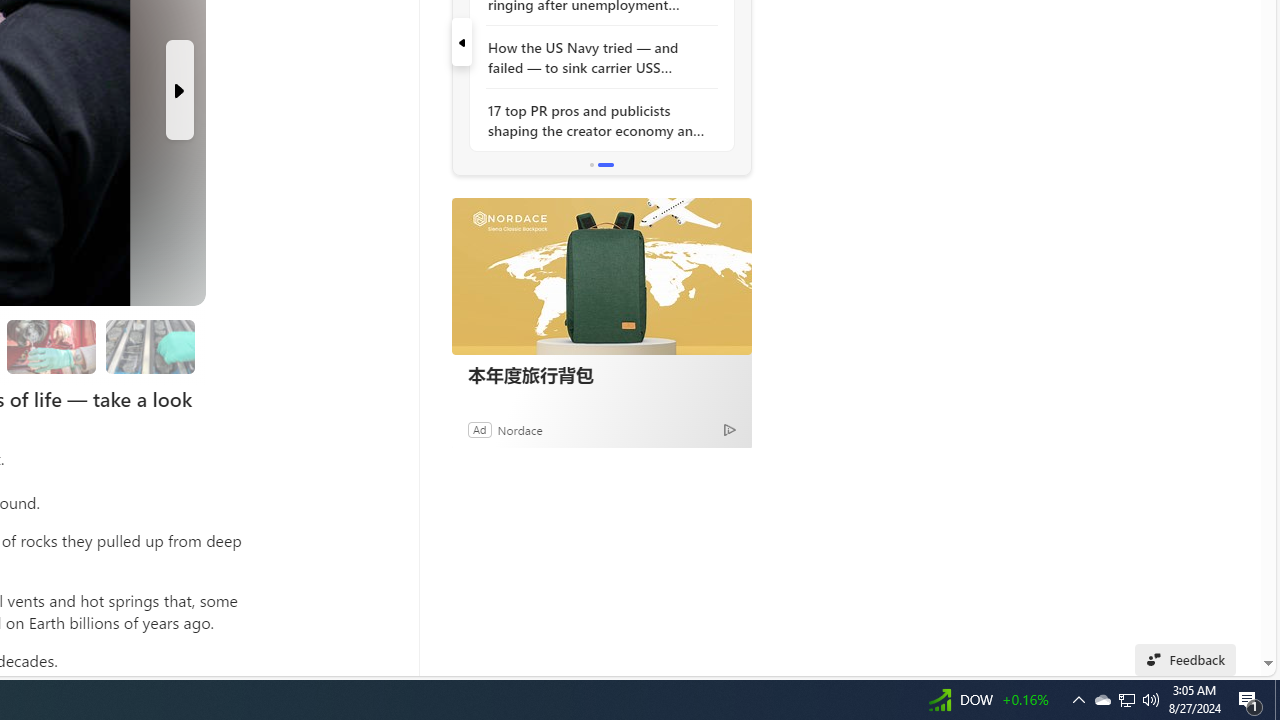  What do you see at coordinates (460, 42) in the screenshot?
I see `'previous'` at bounding box center [460, 42].